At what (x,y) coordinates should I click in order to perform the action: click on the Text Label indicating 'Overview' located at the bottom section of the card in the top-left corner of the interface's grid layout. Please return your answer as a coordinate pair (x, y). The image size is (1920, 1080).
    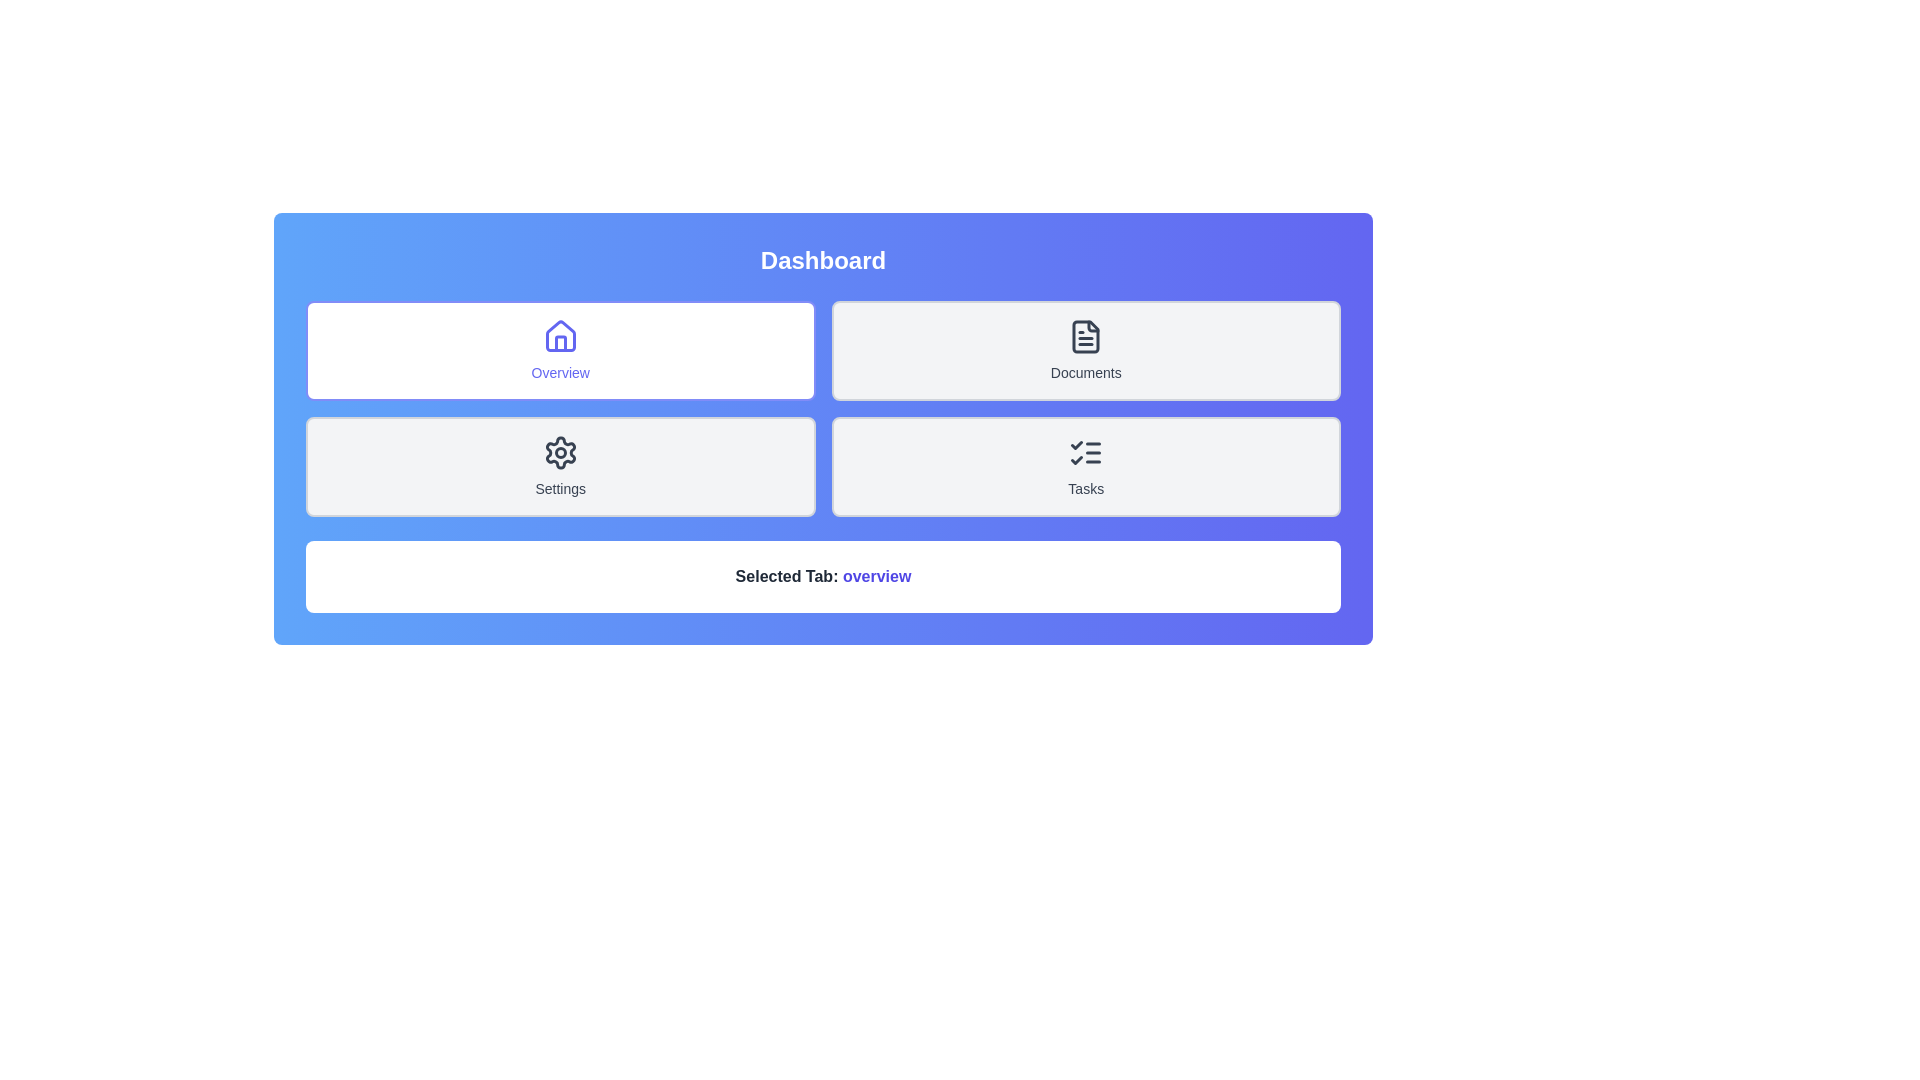
    Looking at the image, I should click on (560, 373).